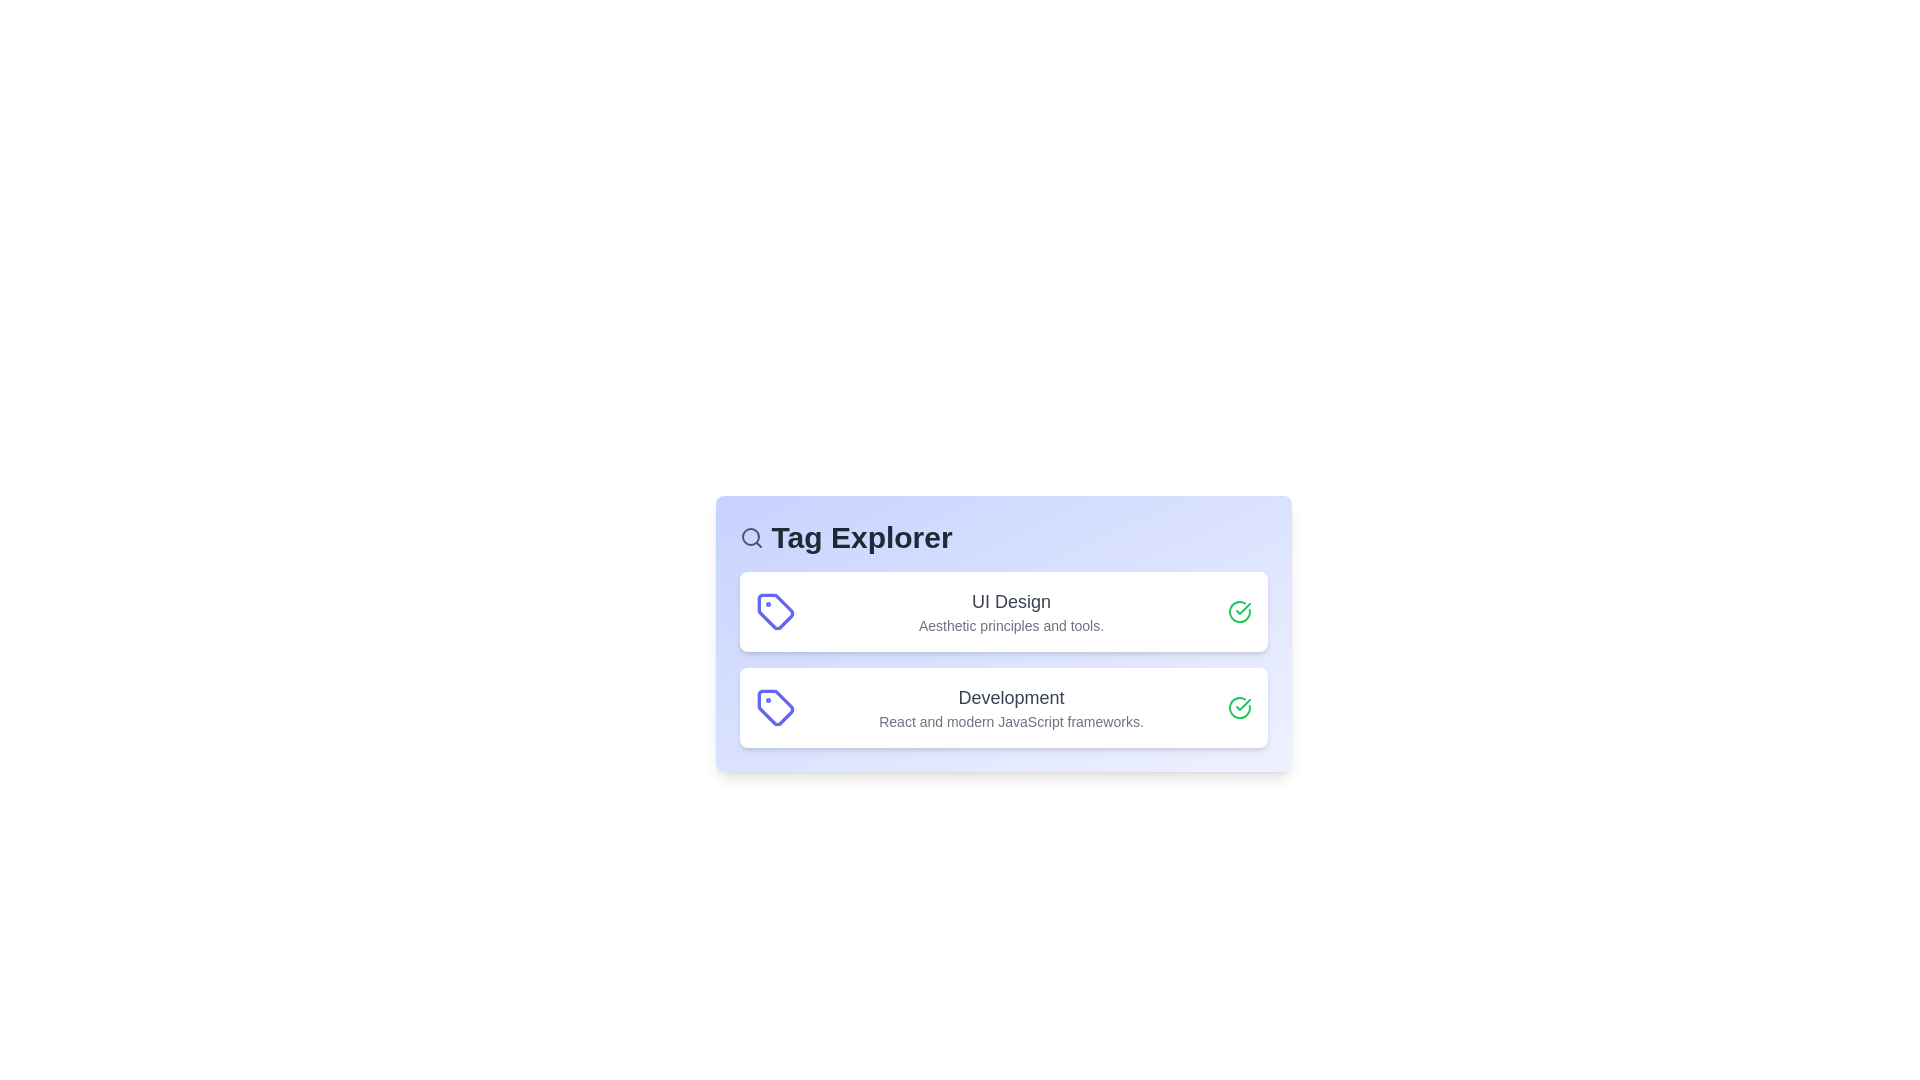 Image resolution: width=1920 pixels, height=1080 pixels. I want to click on the tag icon for UI Design, so click(774, 611).